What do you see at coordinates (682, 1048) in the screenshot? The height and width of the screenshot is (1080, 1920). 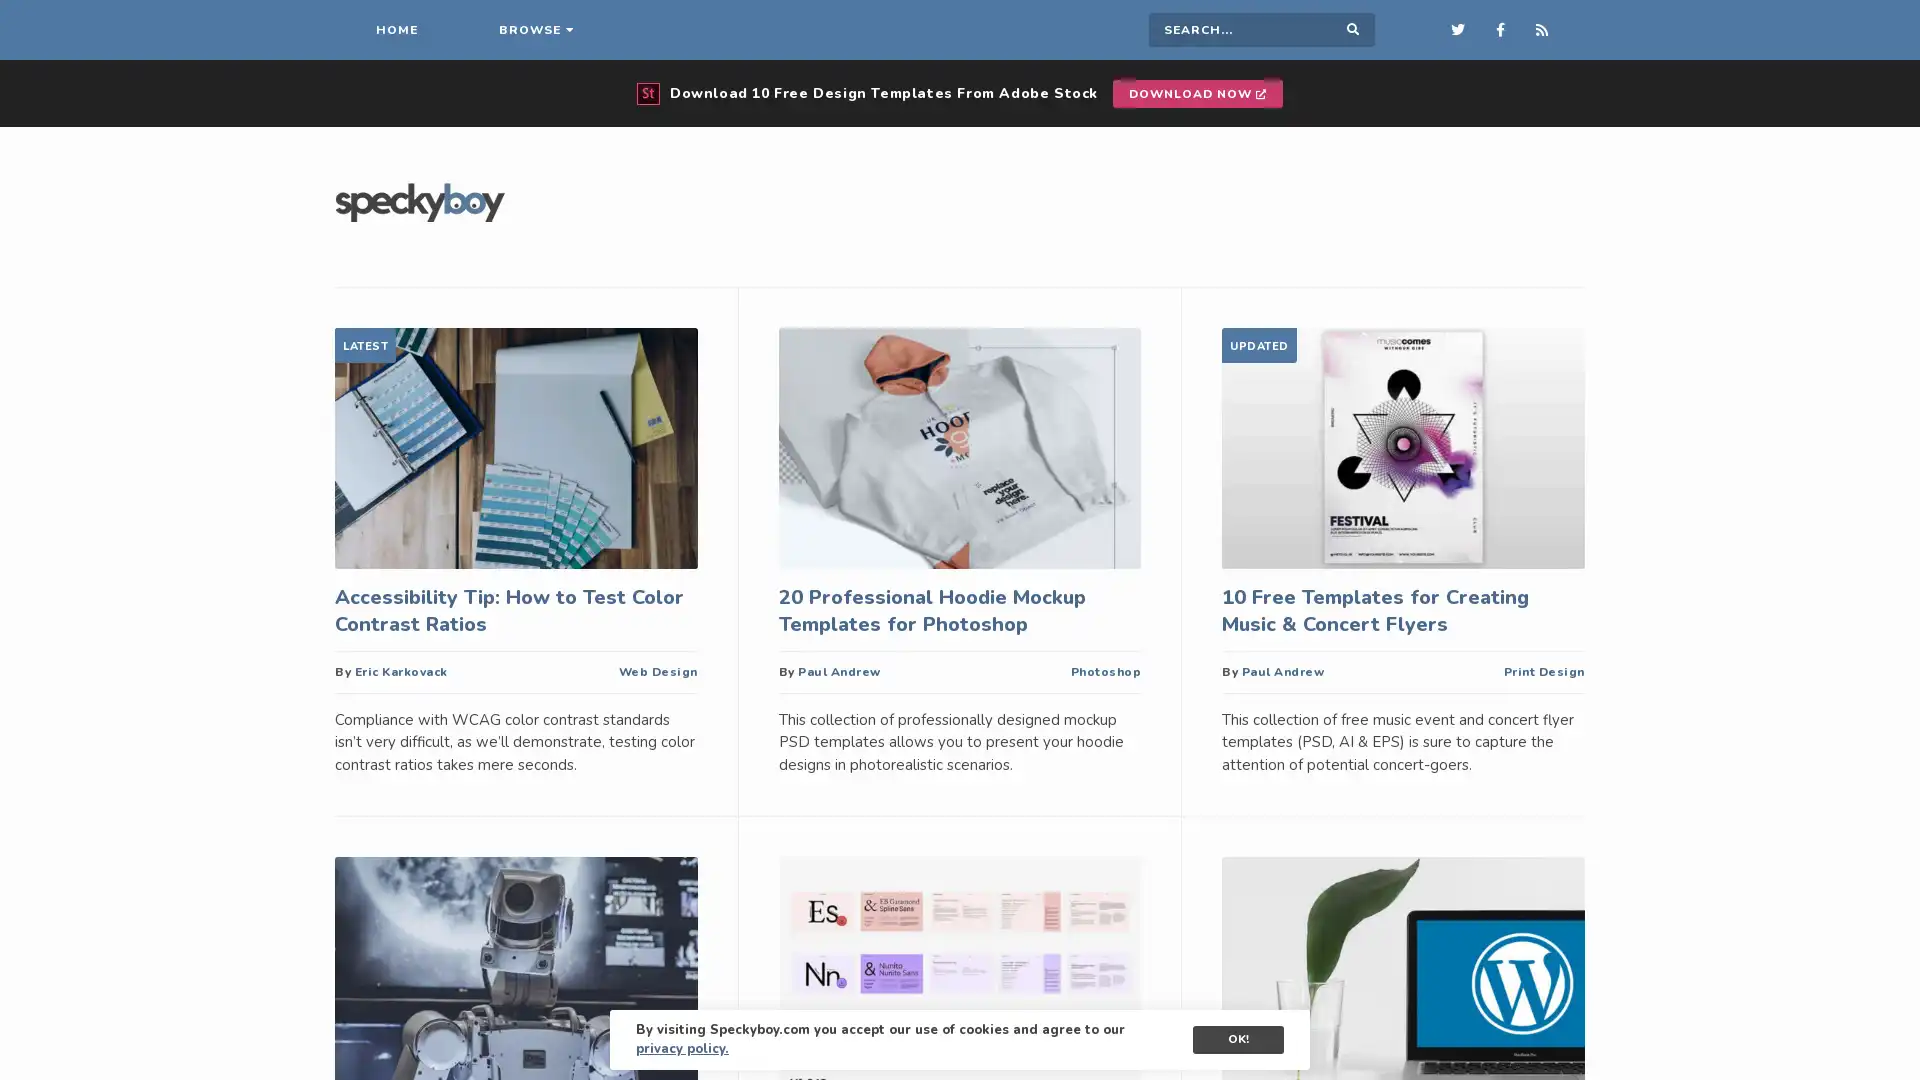 I see `learn more about cookies` at bounding box center [682, 1048].